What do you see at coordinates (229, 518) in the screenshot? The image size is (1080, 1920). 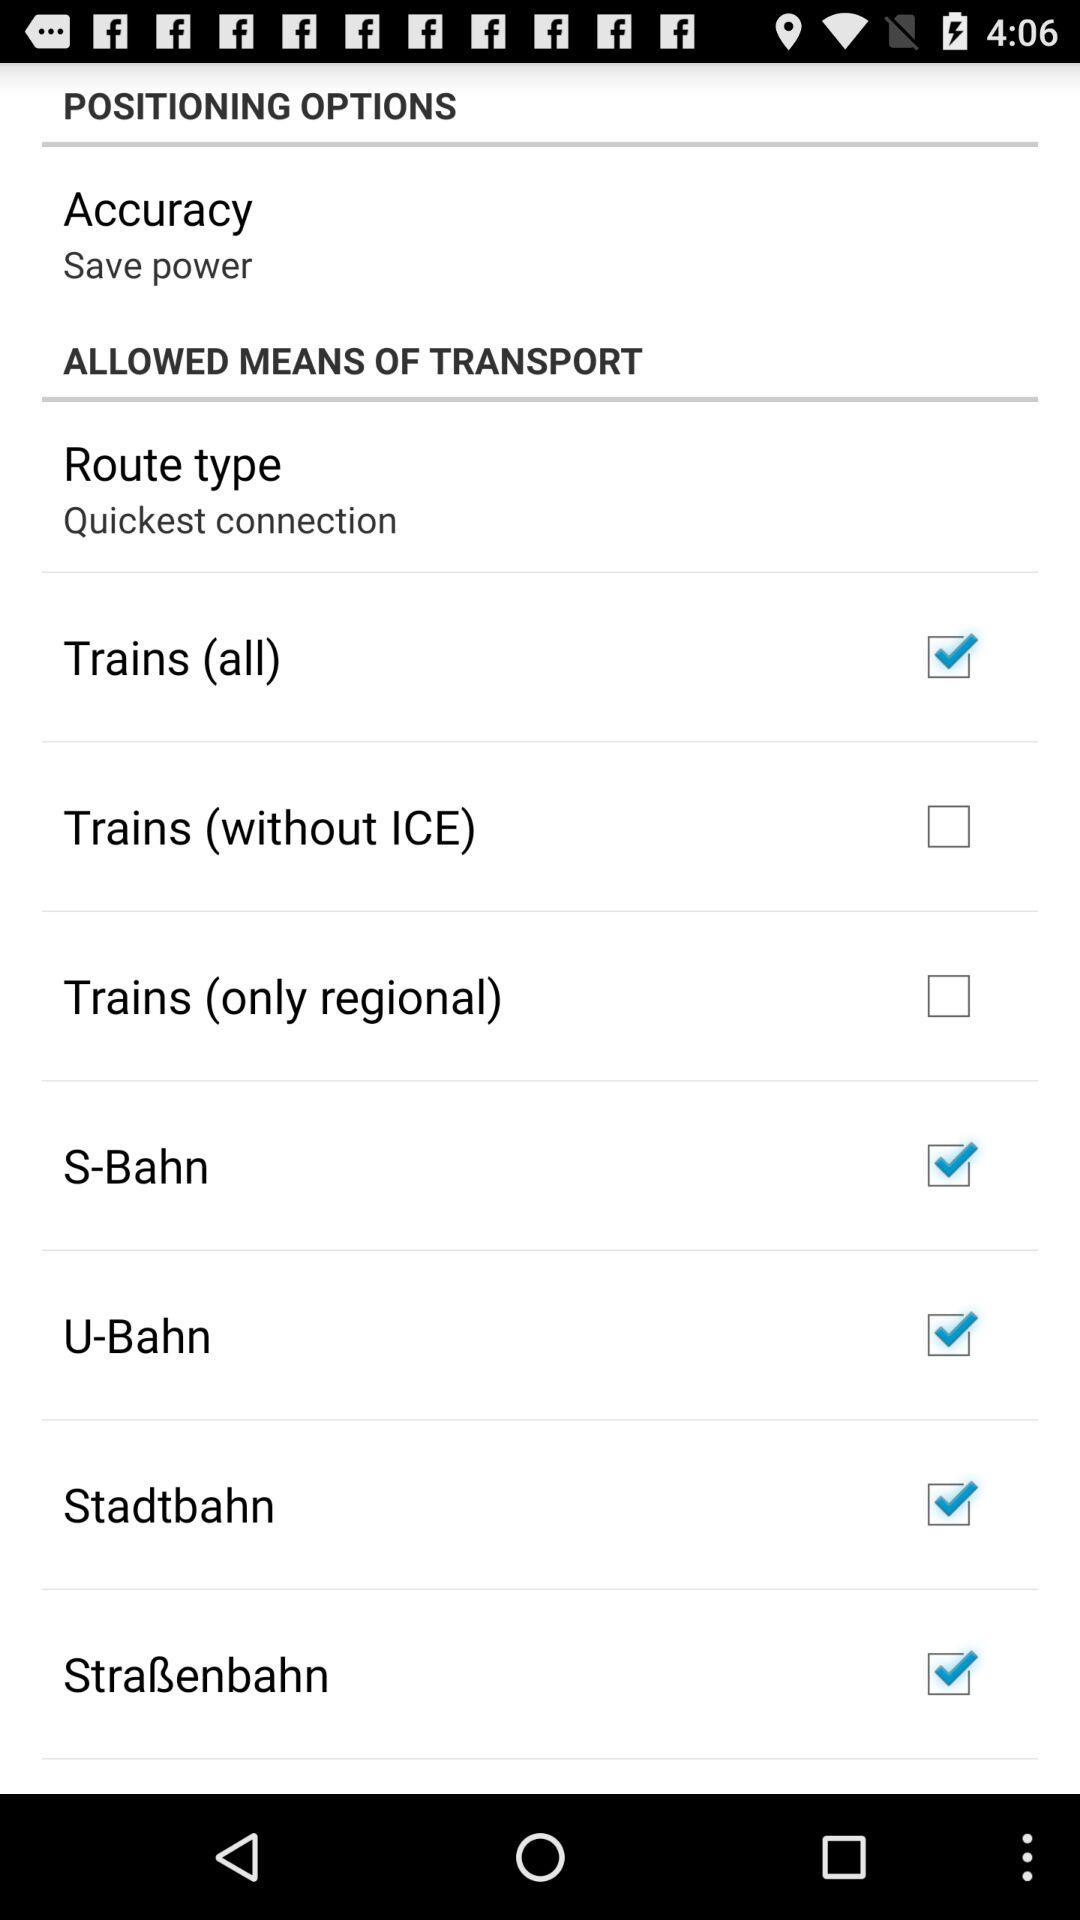 I see `quickest connection app` at bounding box center [229, 518].